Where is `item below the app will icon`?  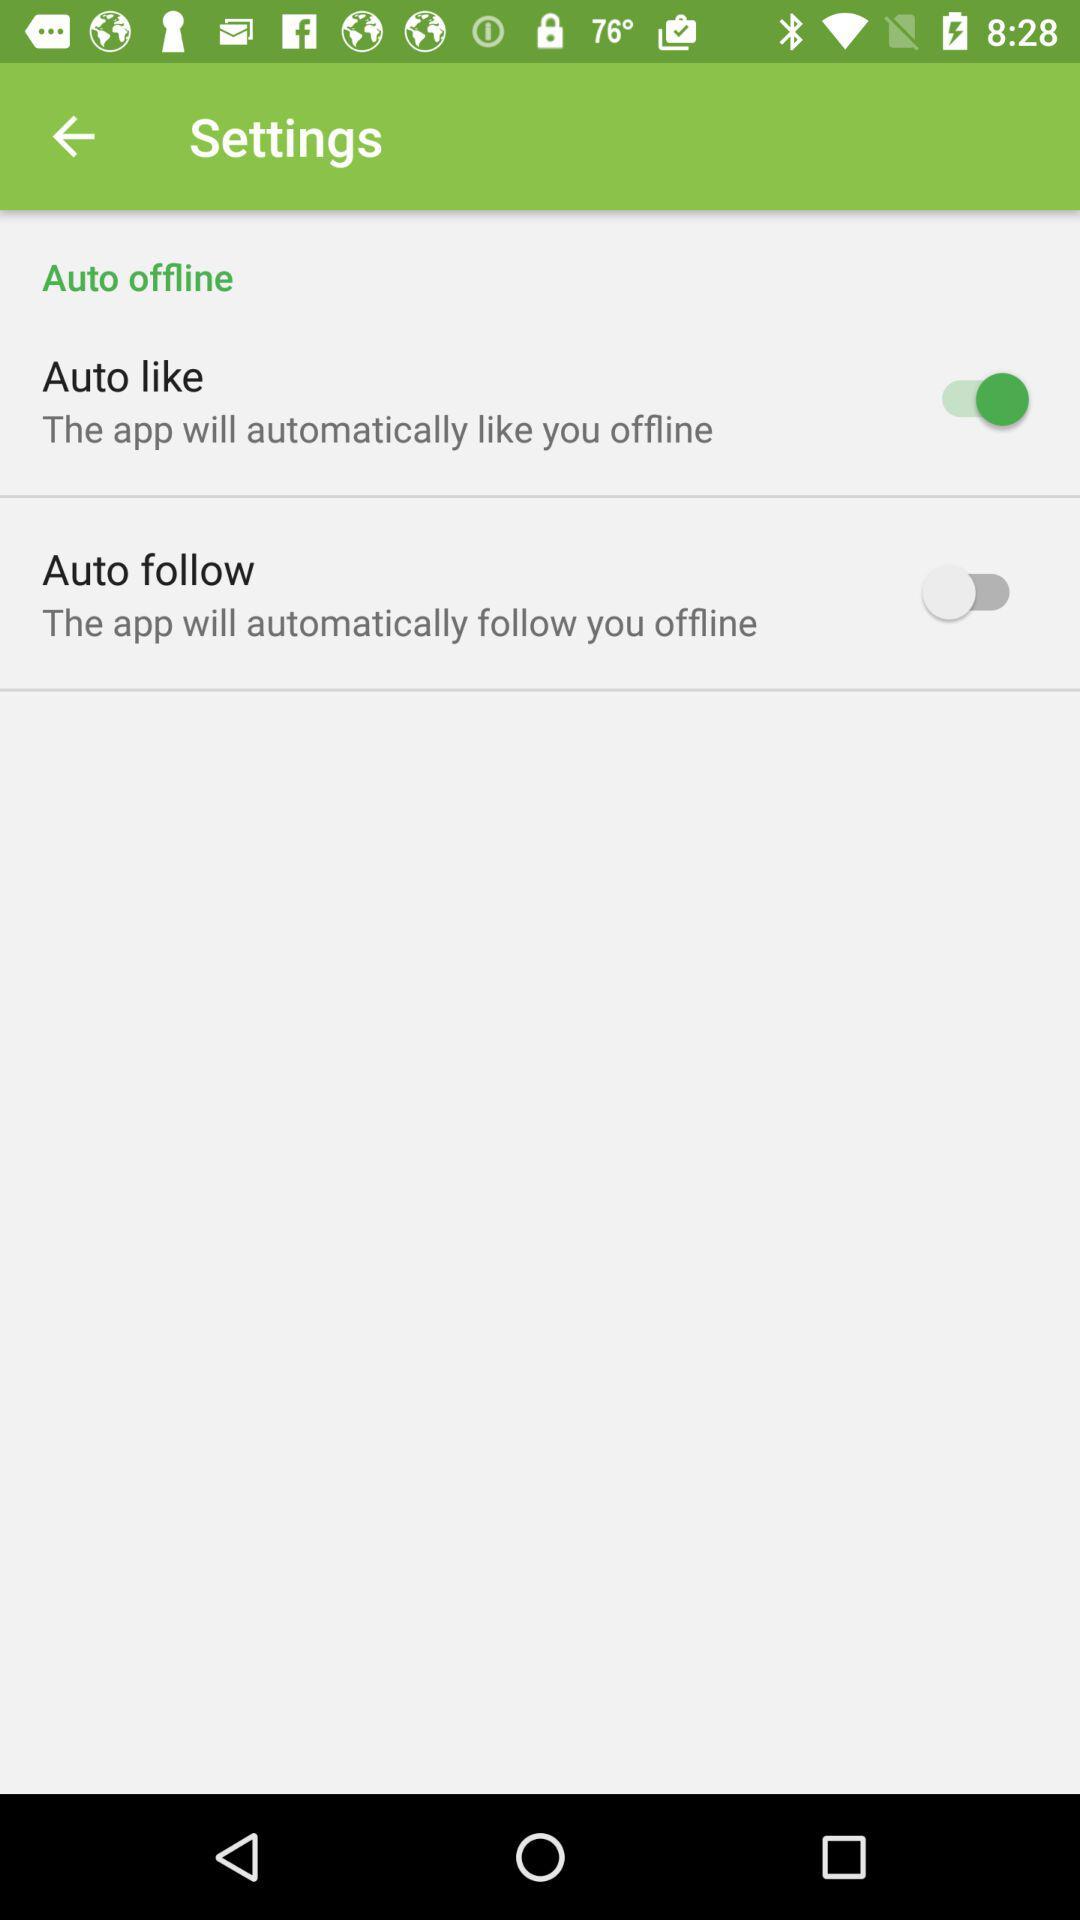 item below the app will icon is located at coordinates (147, 567).